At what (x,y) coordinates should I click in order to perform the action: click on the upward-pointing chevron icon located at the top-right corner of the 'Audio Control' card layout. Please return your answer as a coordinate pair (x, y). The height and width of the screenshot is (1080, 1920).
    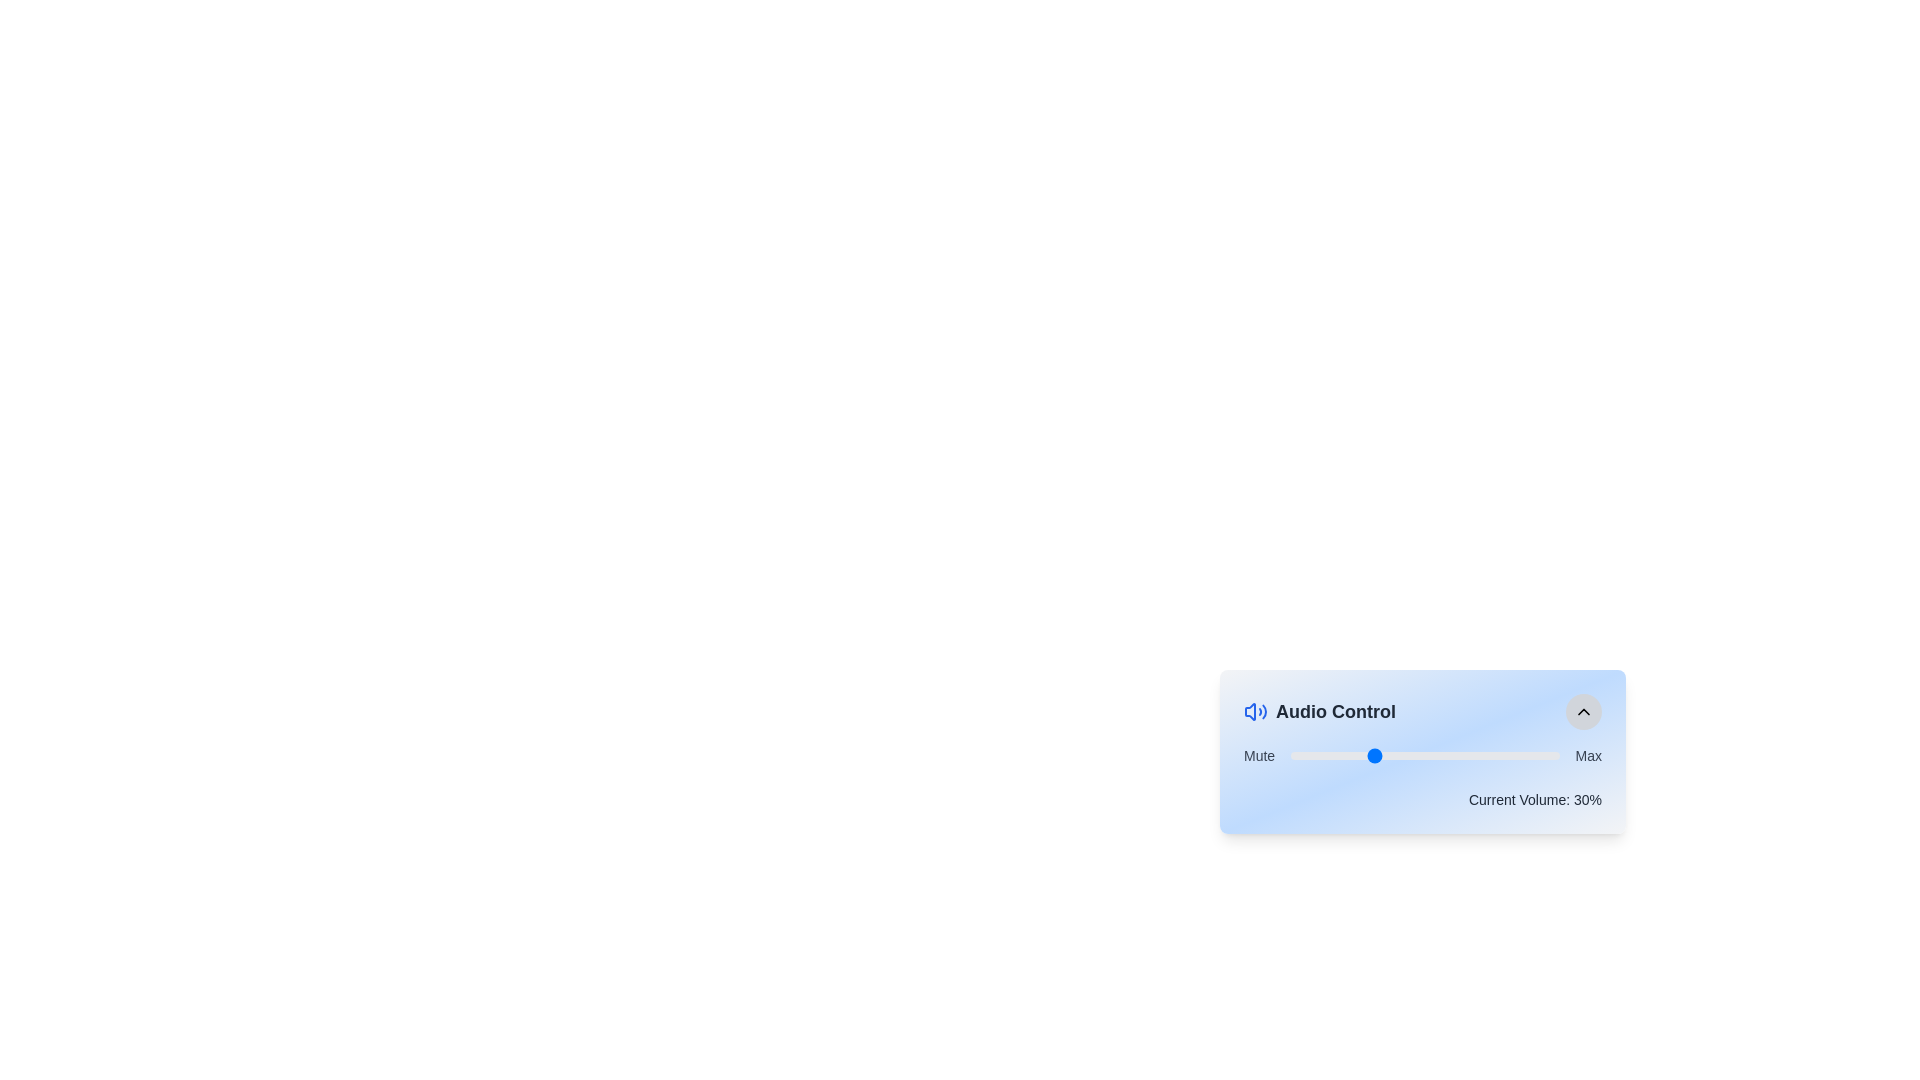
    Looking at the image, I should click on (1583, 711).